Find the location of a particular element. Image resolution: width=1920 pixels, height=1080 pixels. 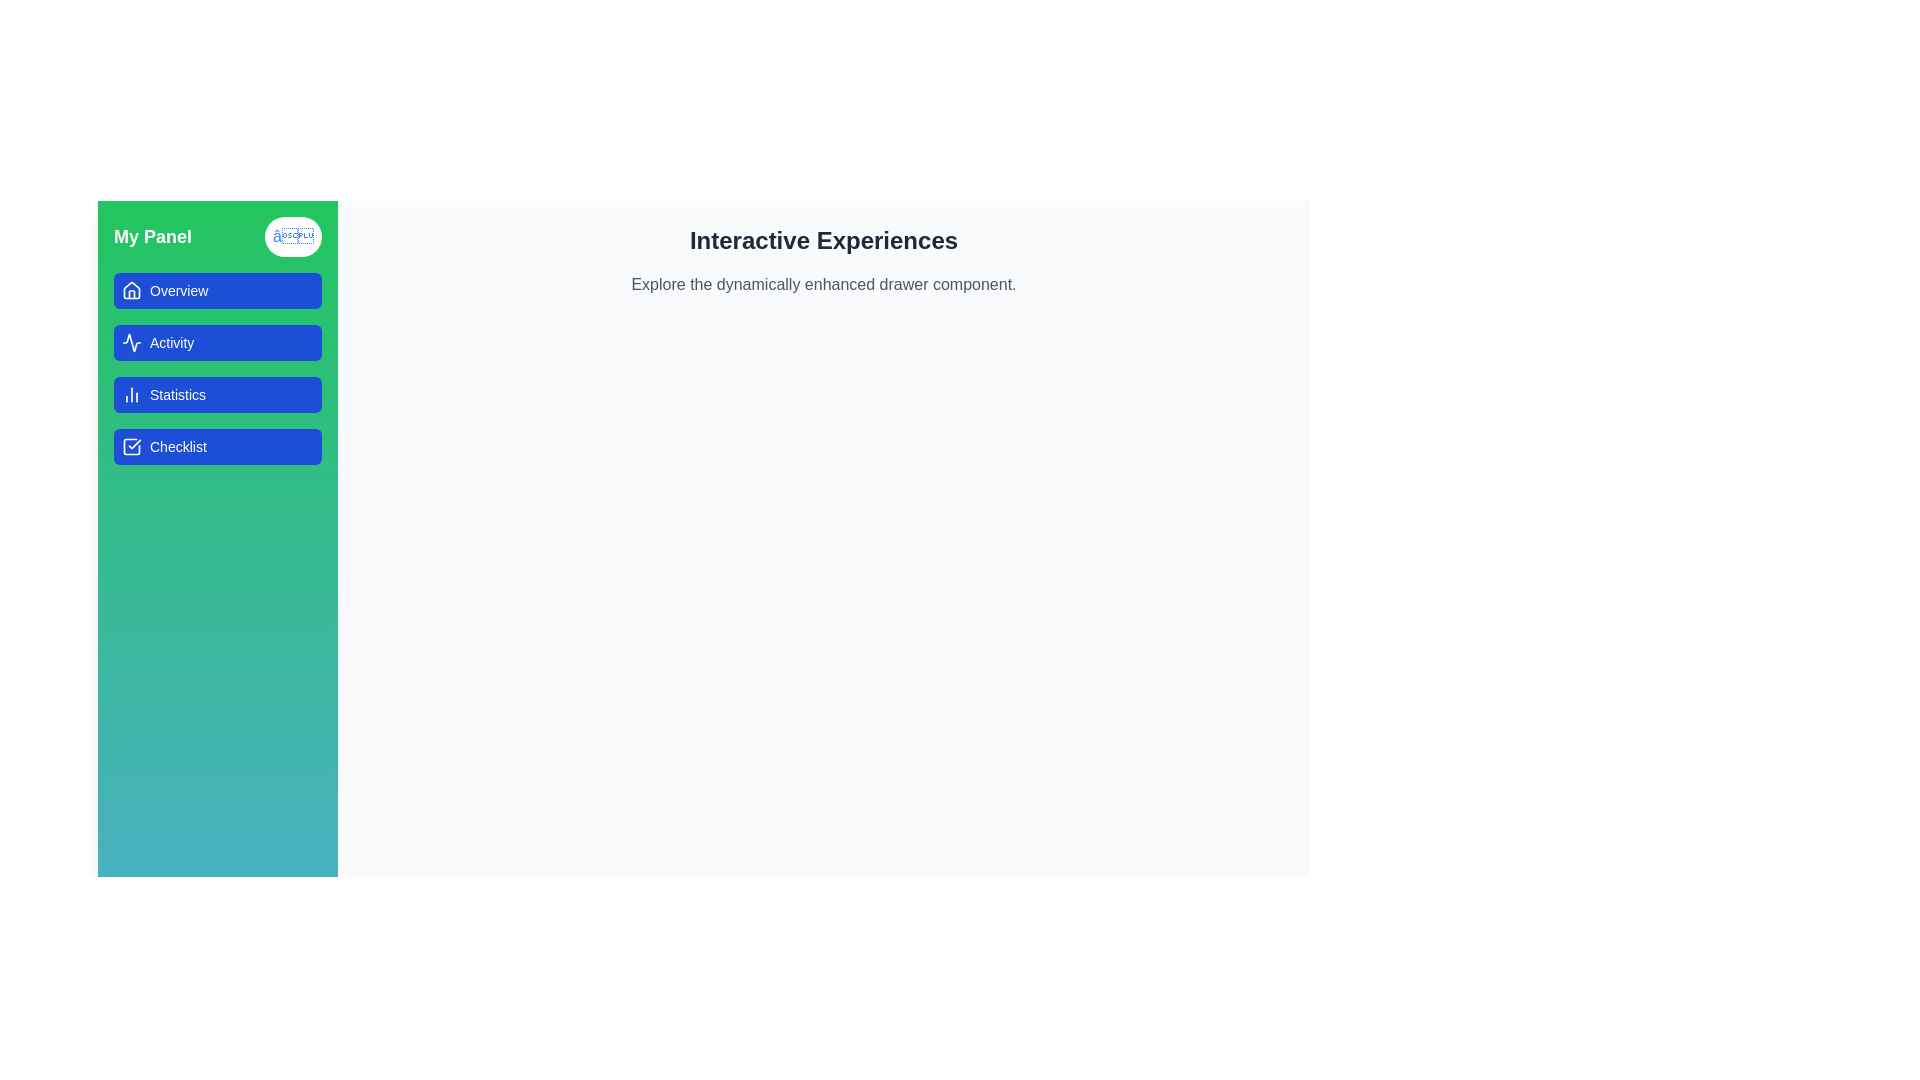

the 'Activity' icon in the vertical navigation menu is located at coordinates (131, 342).